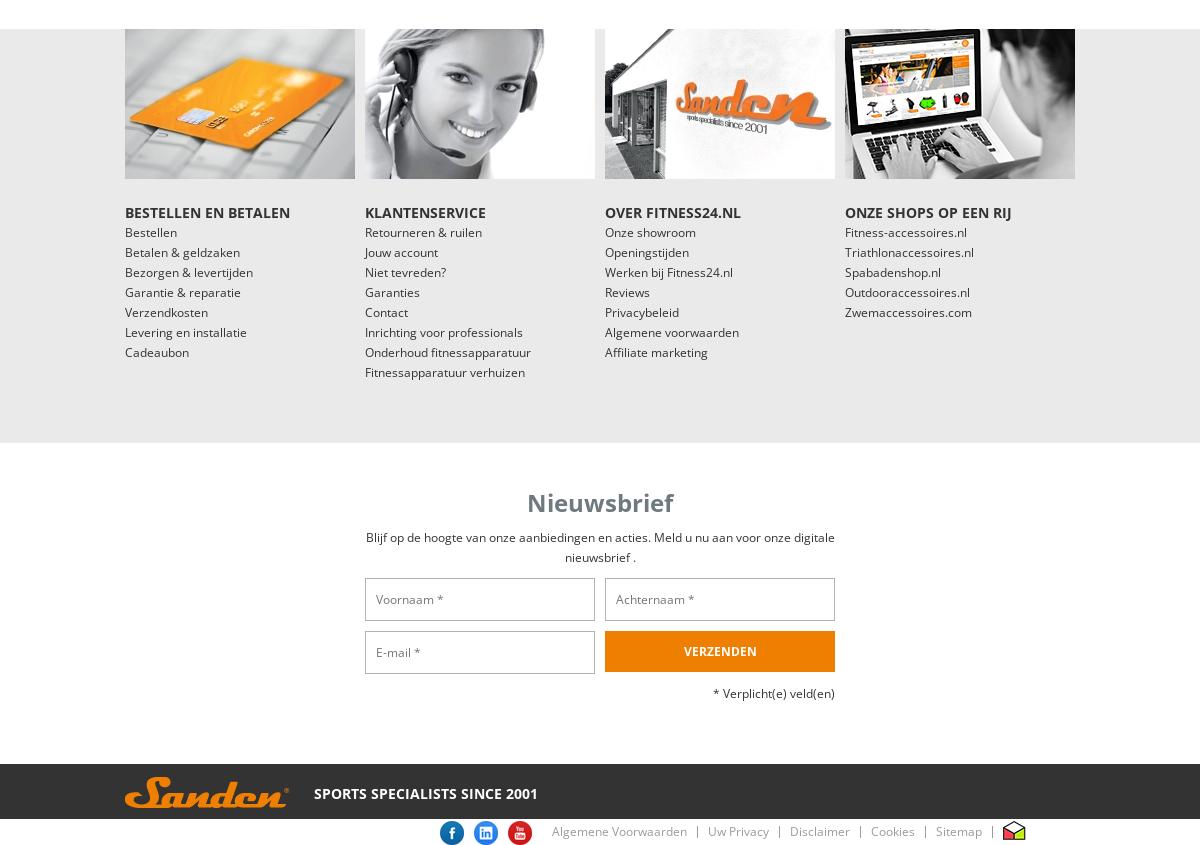 This screenshot has height=845, width=1200. What do you see at coordinates (401, 251) in the screenshot?
I see `'Jouw account'` at bounding box center [401, 251].